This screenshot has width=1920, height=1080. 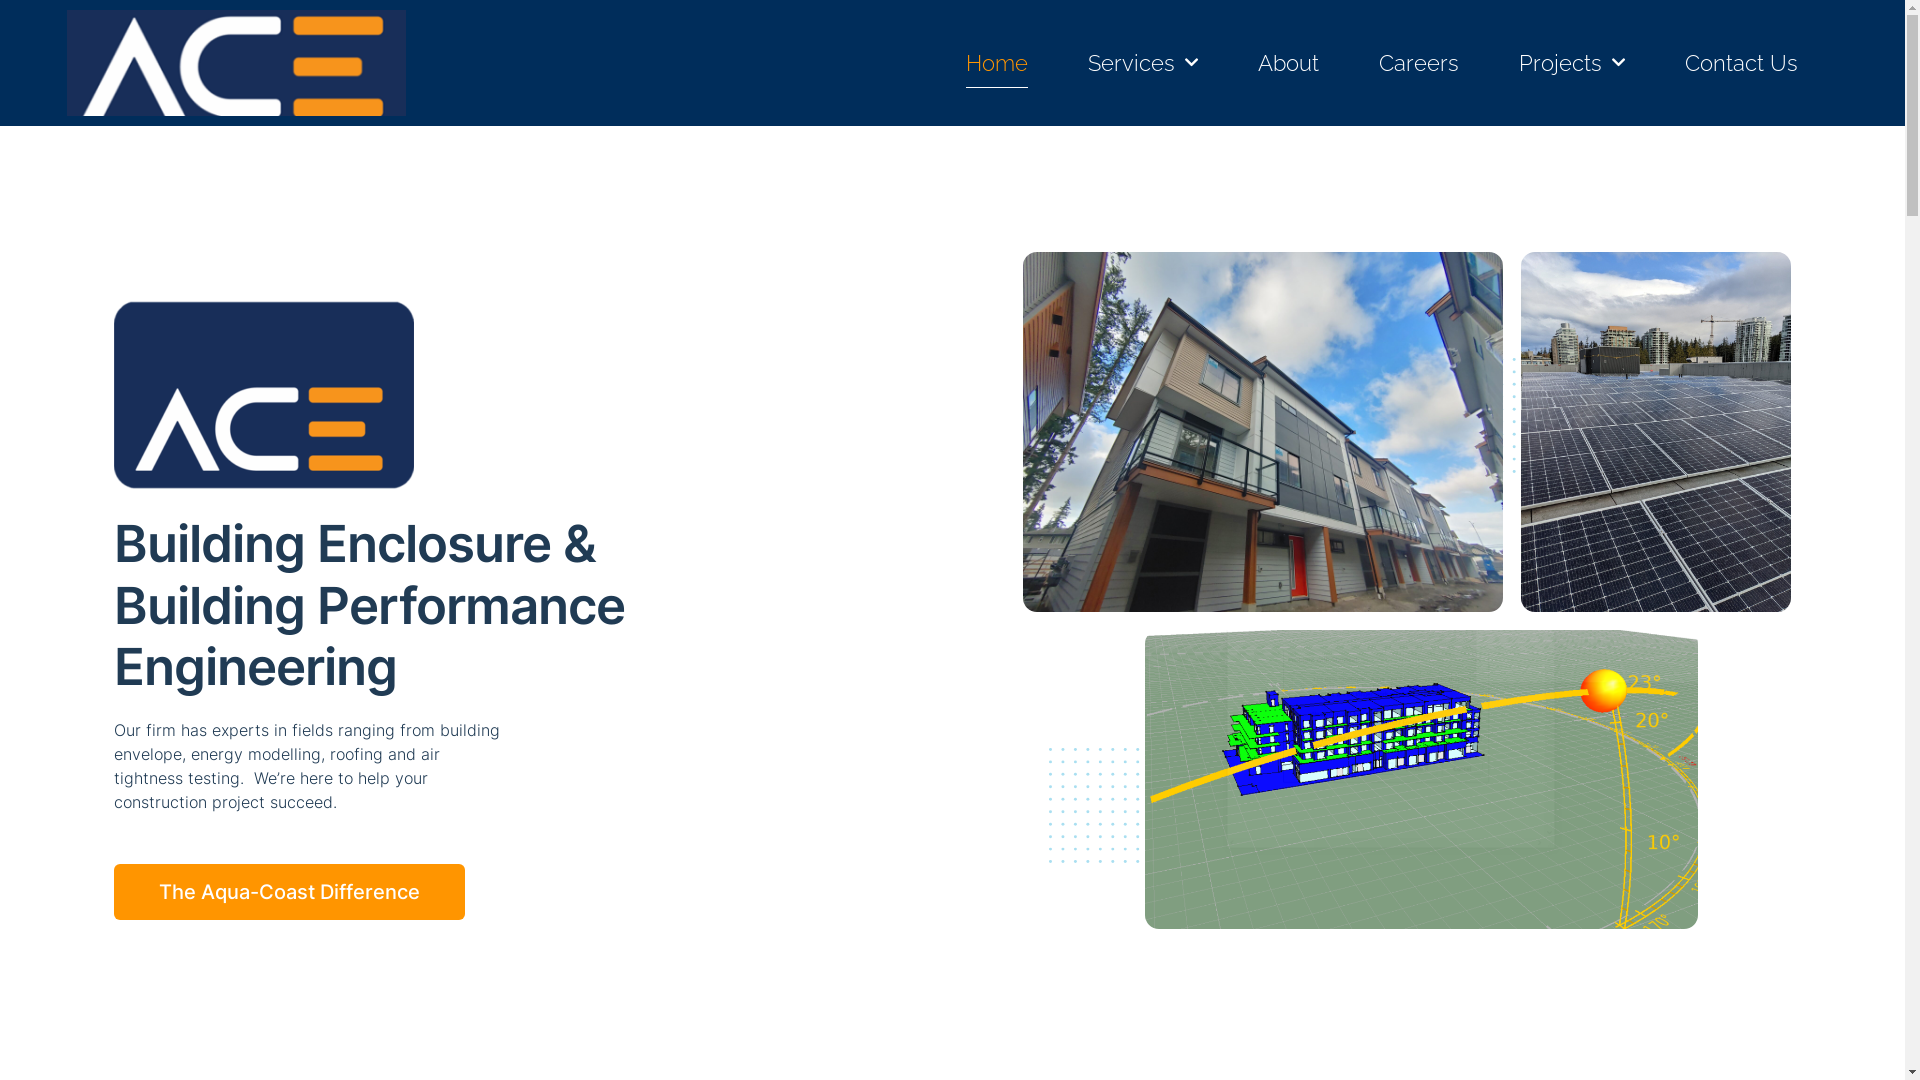 What do you see at coordinates (288, 890) in the screenshot?
I see `'The Aqua-Coast Difference'` at bounding box center [288, 890].